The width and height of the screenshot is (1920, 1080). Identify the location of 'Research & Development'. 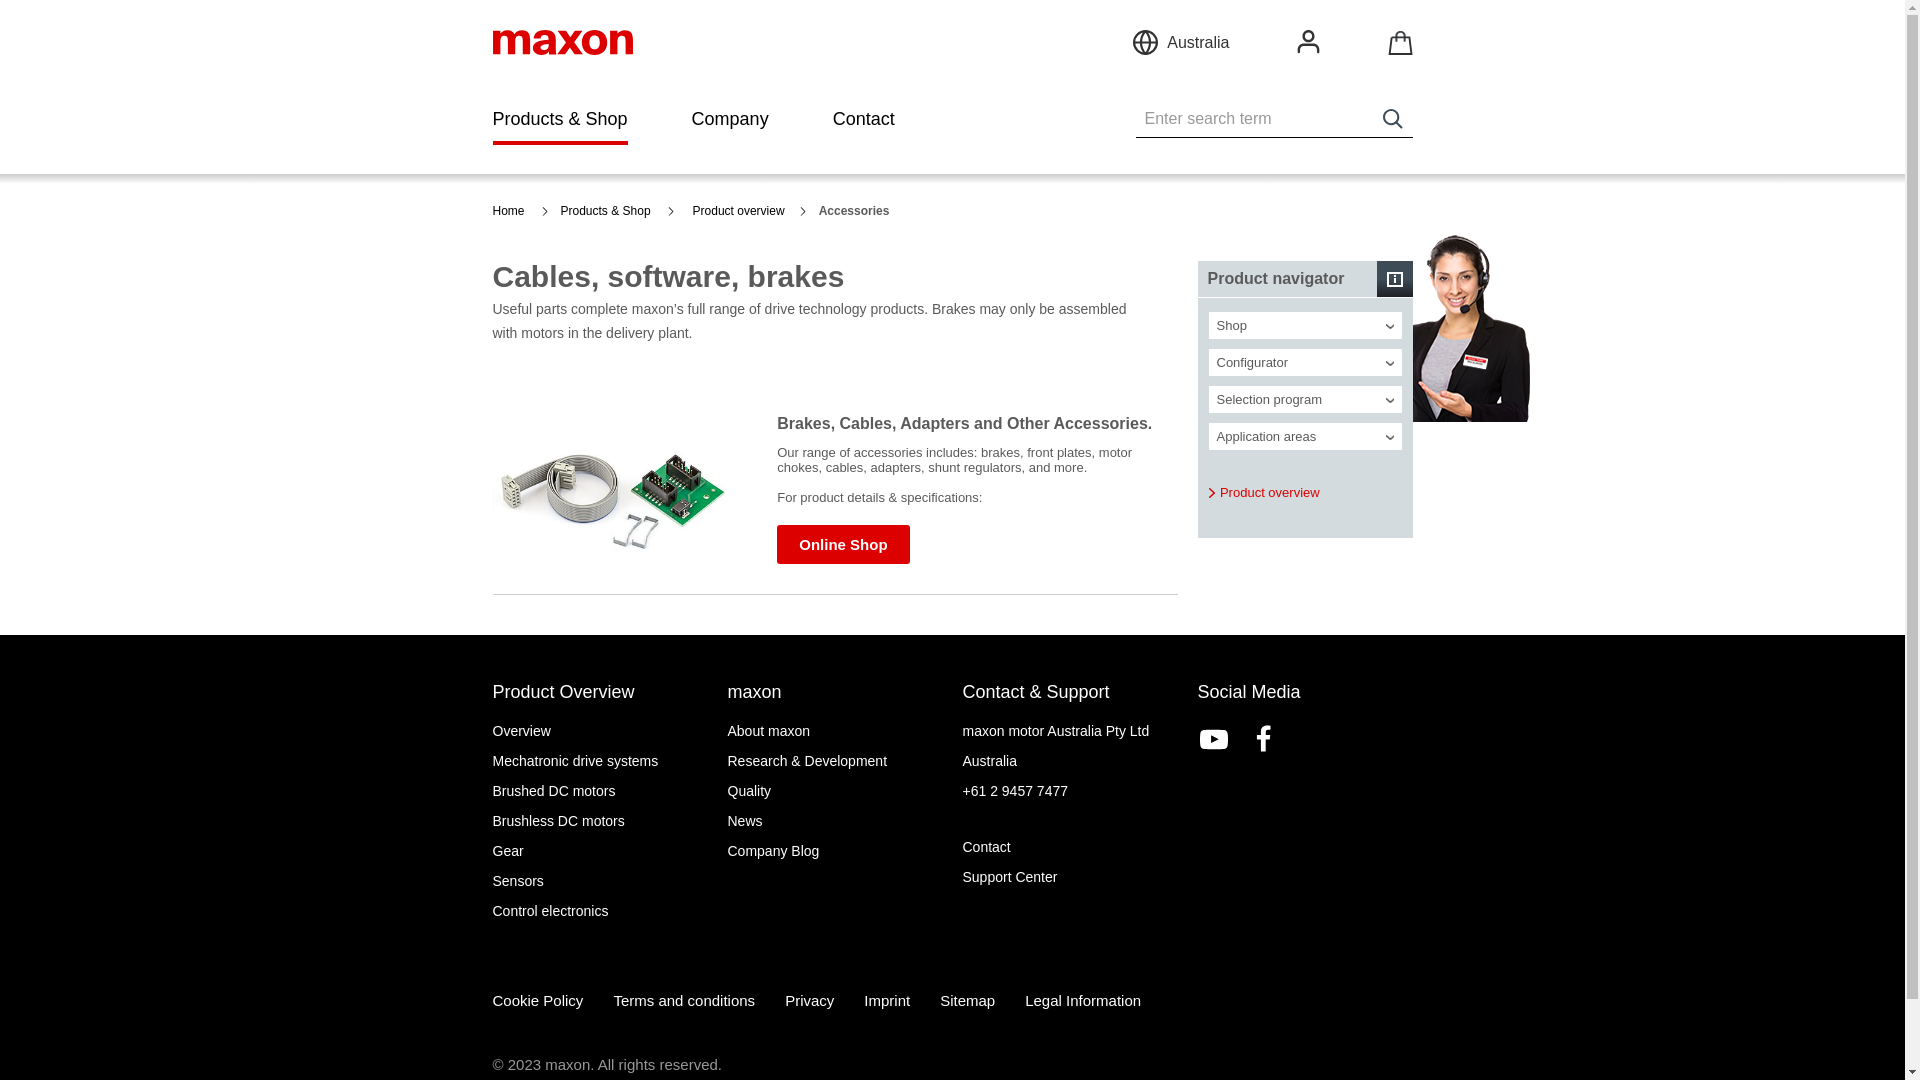
(835, 760).